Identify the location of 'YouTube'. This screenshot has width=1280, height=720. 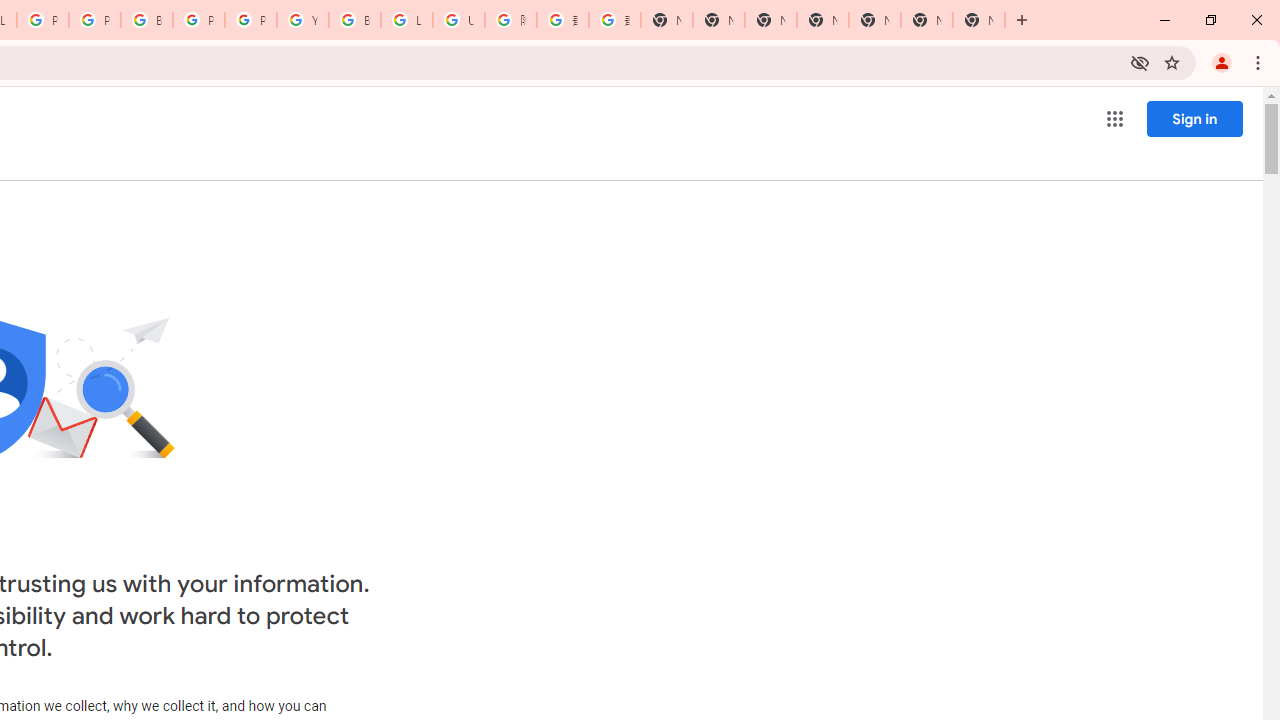
(301, 20).